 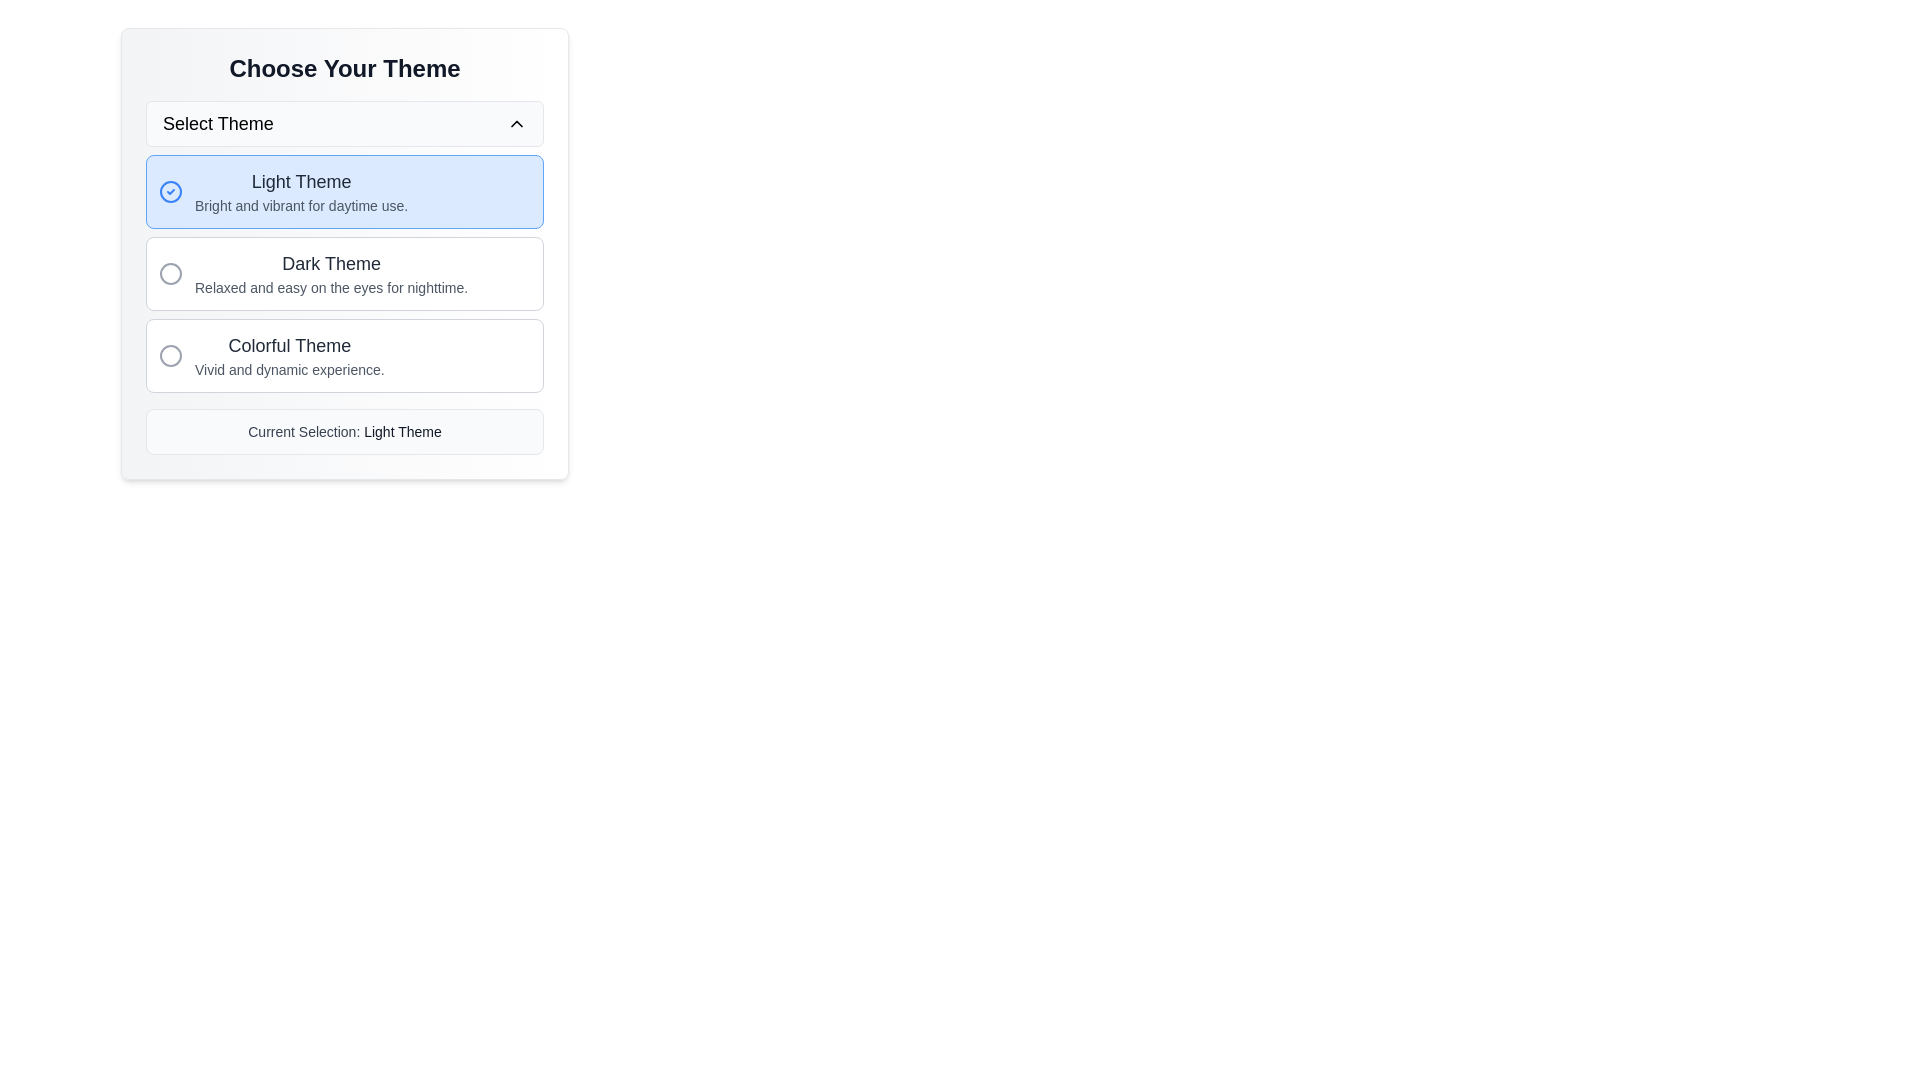 I want to click on the unselected Circle graphic indicator for the 'Dark Theme' choice, so click(x=171, y=273).